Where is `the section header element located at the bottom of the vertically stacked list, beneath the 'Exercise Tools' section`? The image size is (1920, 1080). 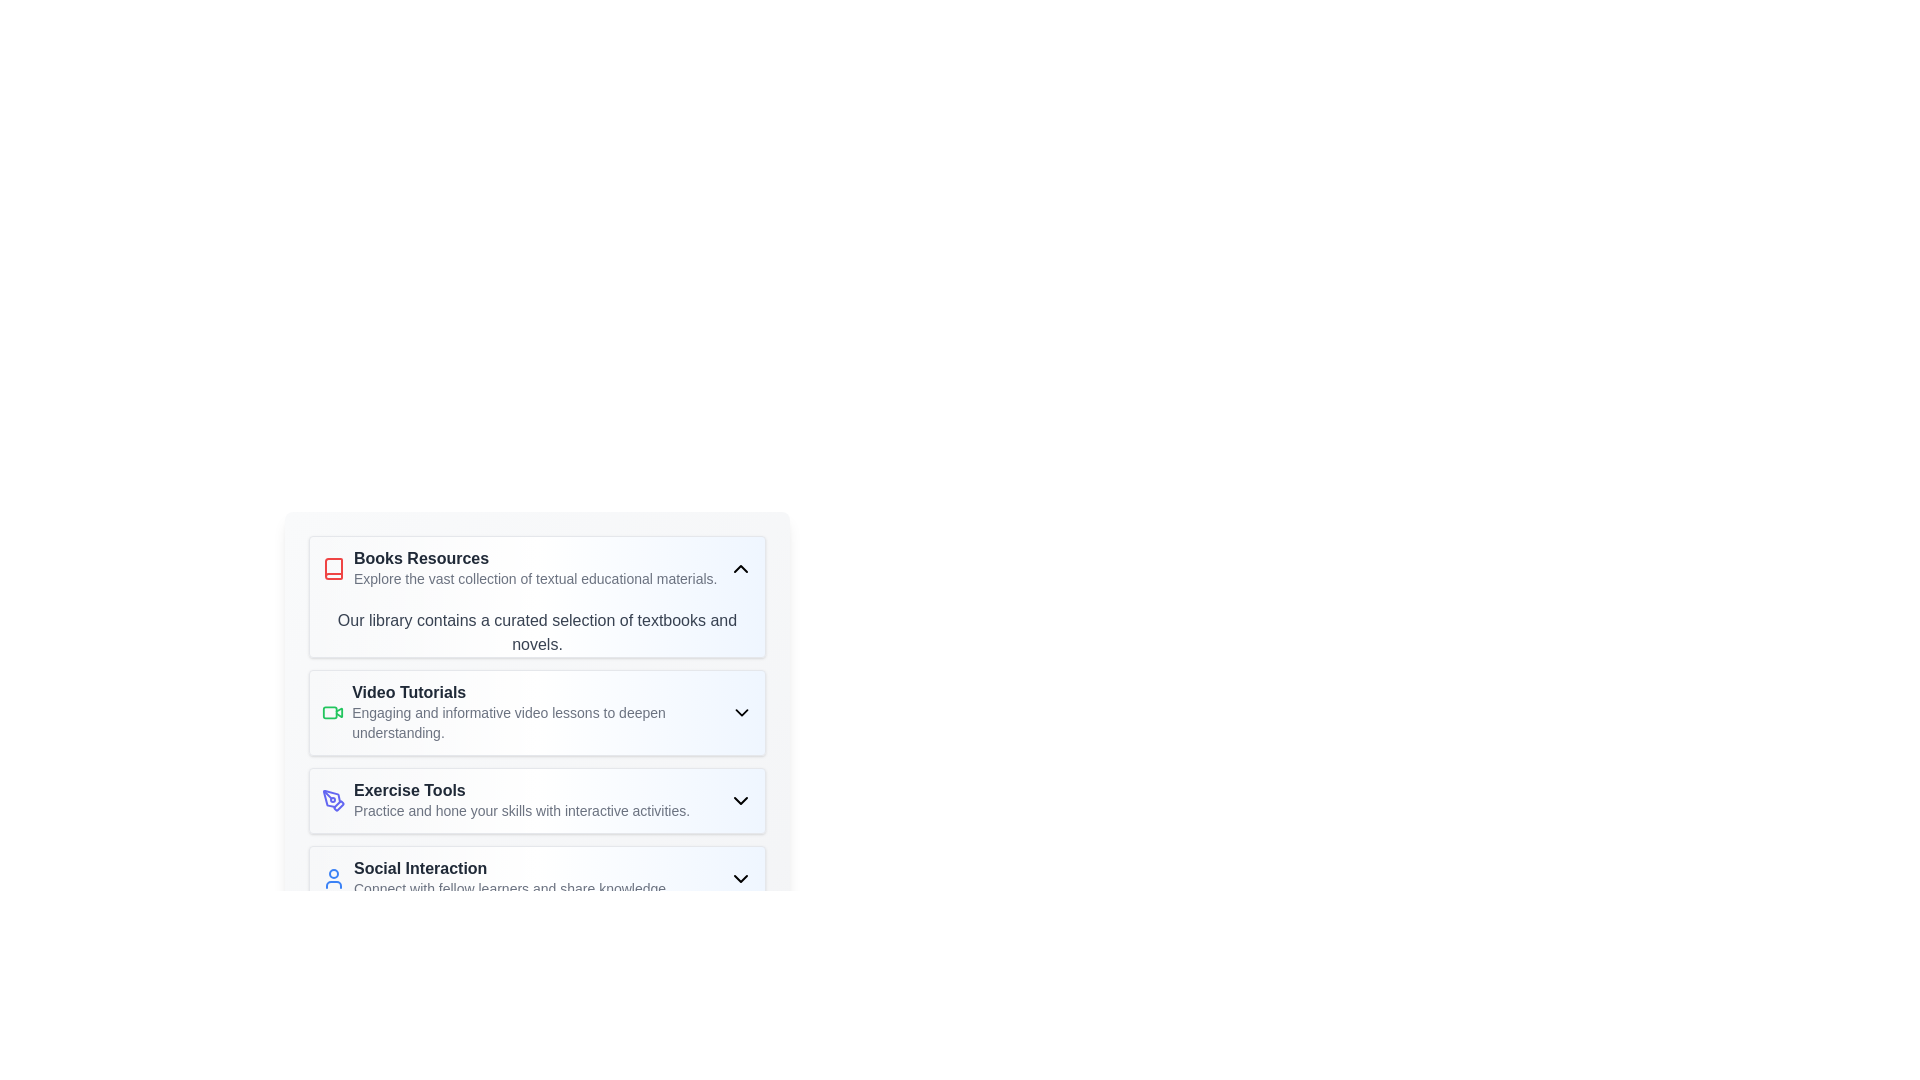
the section header element located at the bottom of the vertically stacked list, beneath the 'Exercise Tools' section is located at coordinates (512, 878).